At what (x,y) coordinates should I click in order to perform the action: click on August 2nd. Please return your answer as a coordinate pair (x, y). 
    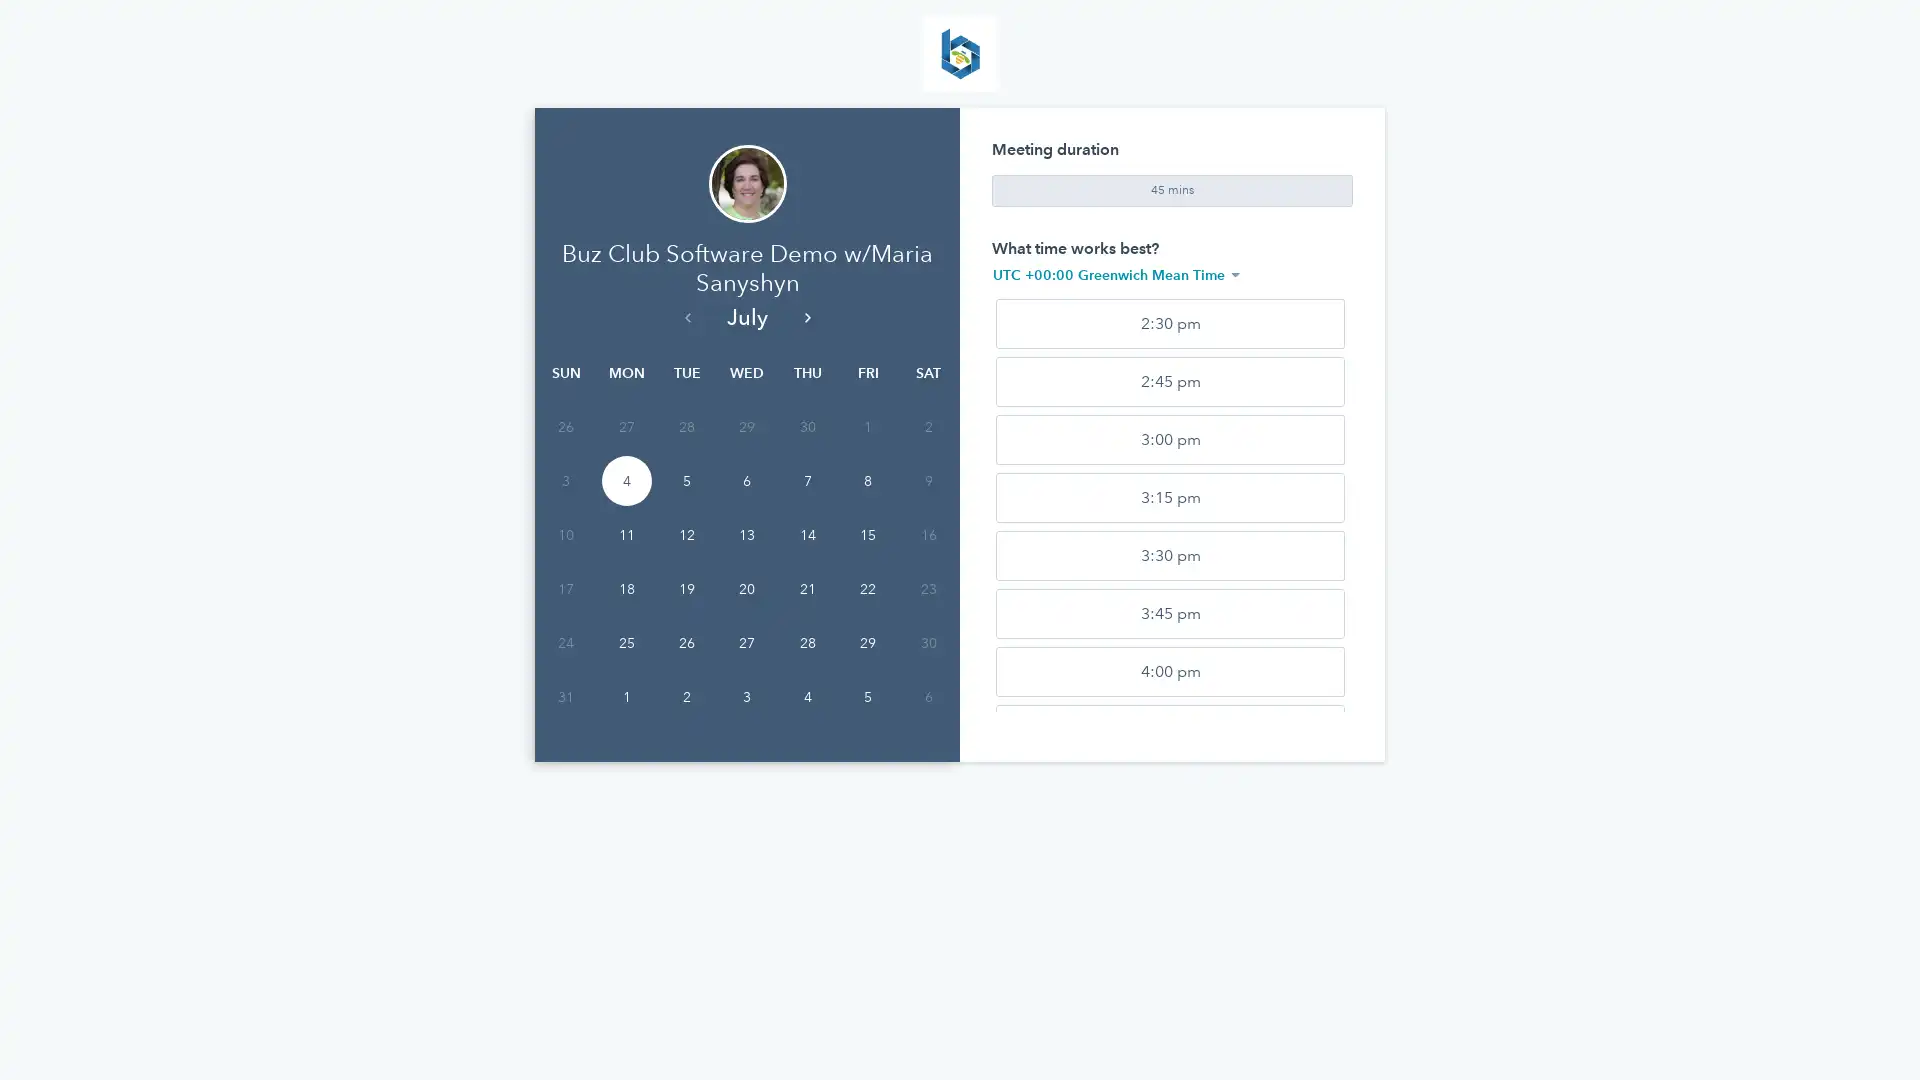
    Looking at the image, I should click on (686, 696).